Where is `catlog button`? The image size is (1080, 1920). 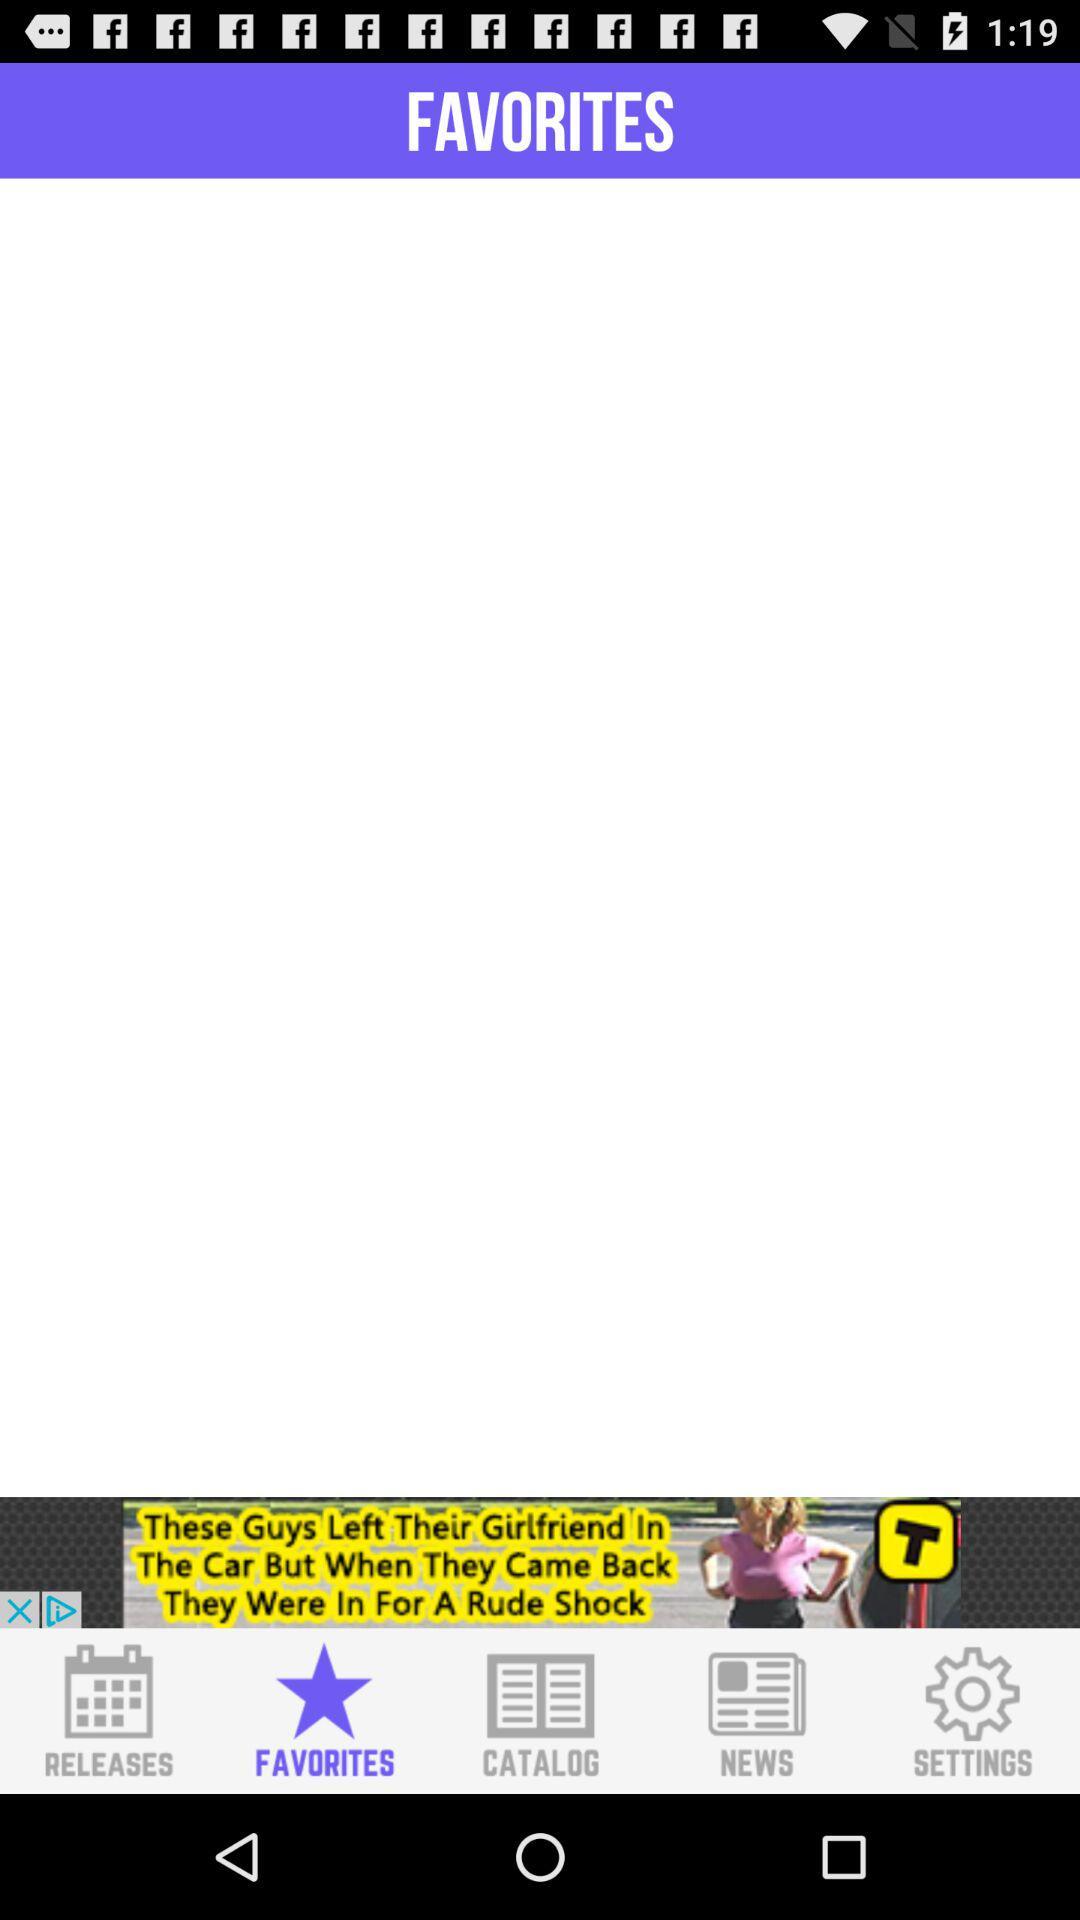
catlog button is located at coordinates (540, 1710).